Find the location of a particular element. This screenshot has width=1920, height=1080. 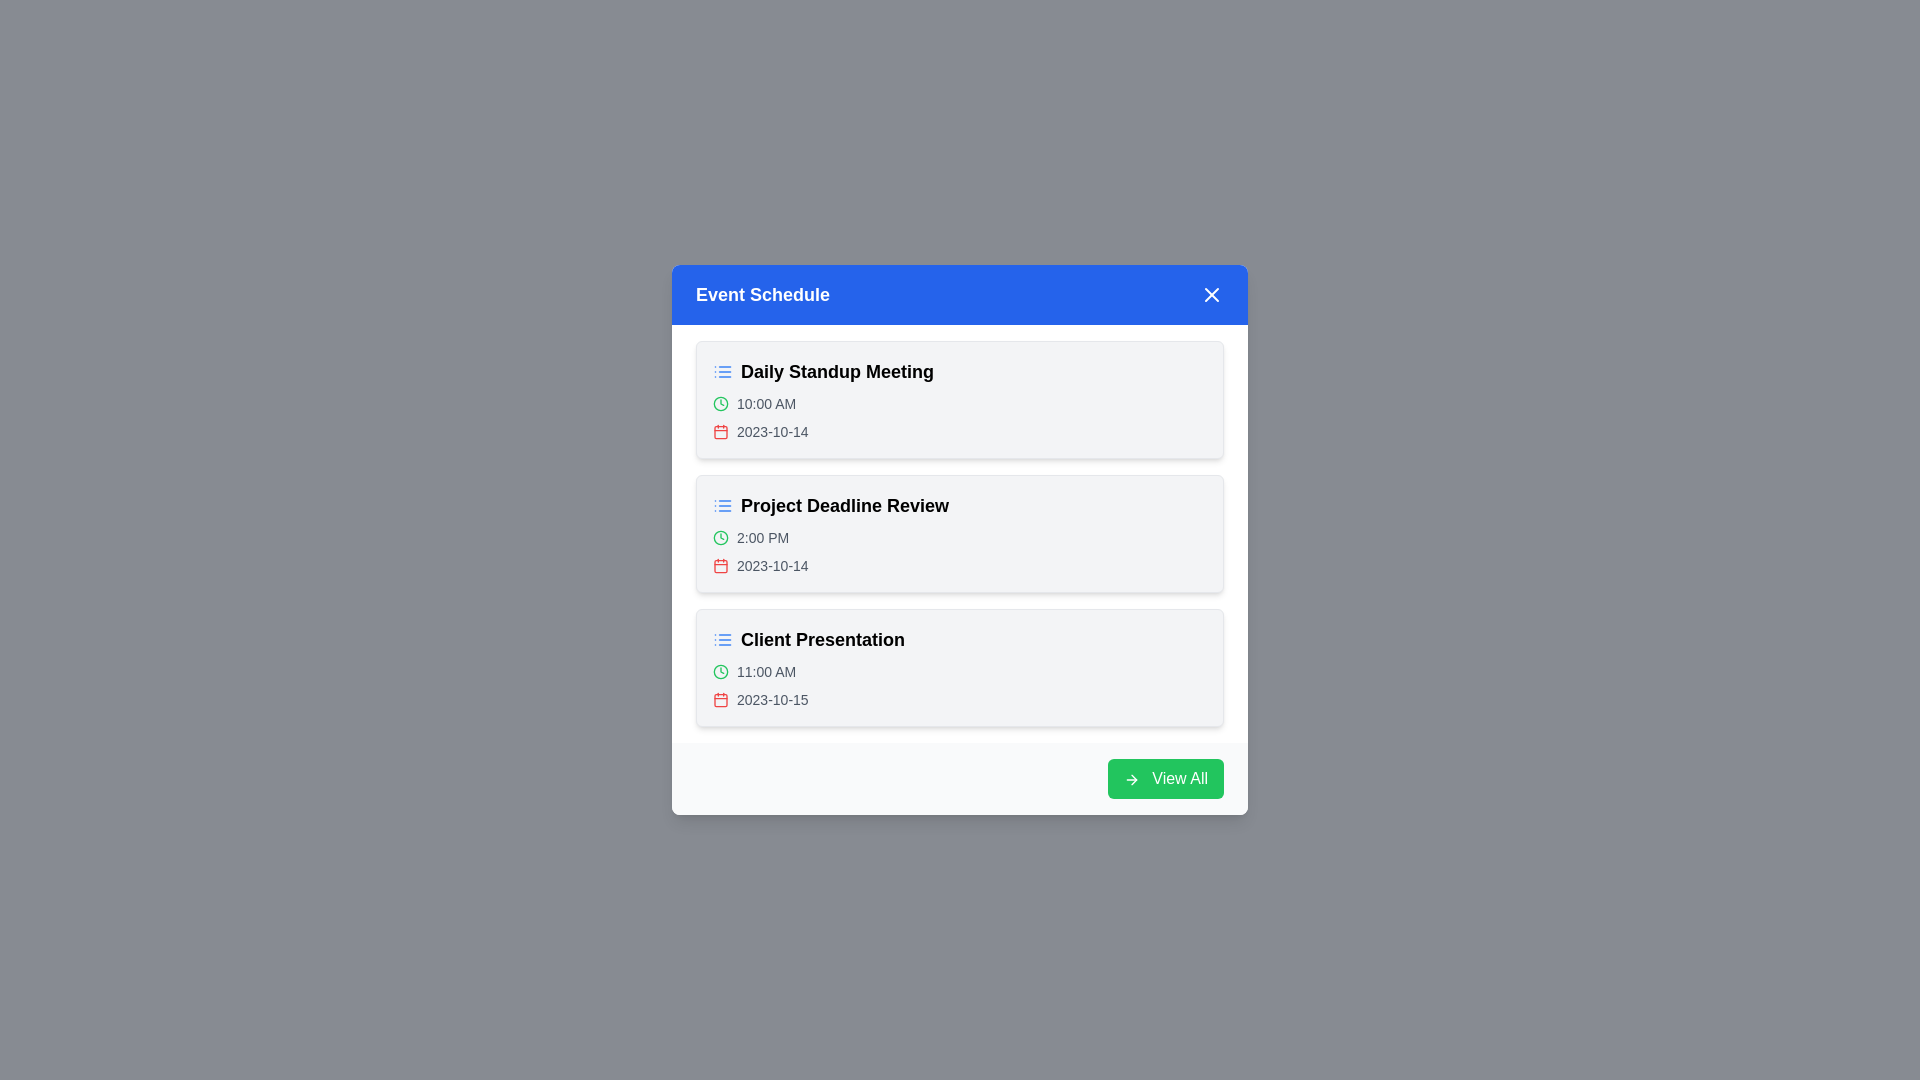

the leftmost icon in the header of the 'Project Deadline Review' section, which indicates a list of items is located at coordinates (722, 504).